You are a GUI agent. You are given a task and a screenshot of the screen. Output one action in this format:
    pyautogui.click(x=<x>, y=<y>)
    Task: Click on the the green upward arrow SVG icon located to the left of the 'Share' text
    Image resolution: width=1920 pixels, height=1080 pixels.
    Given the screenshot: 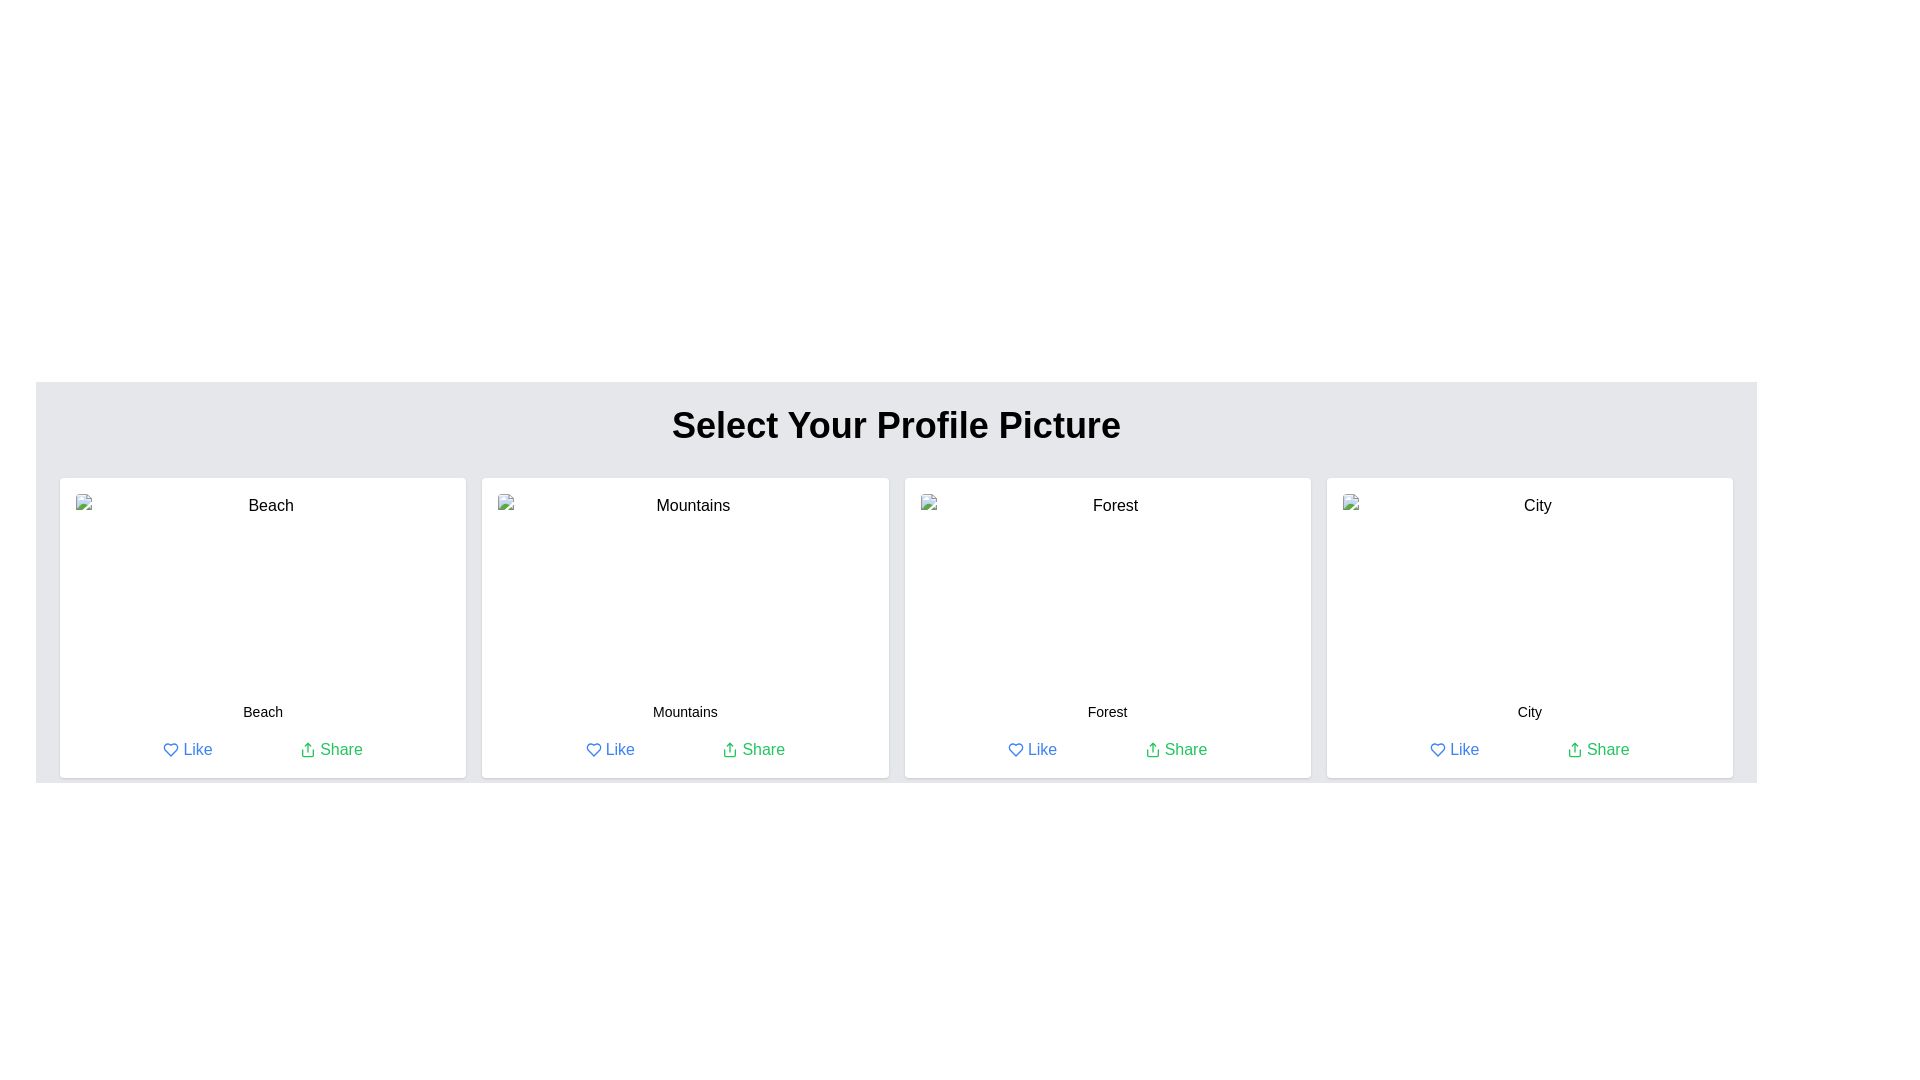 What is the action you would take?
    pyautogui.click(x=307, y=749)
    